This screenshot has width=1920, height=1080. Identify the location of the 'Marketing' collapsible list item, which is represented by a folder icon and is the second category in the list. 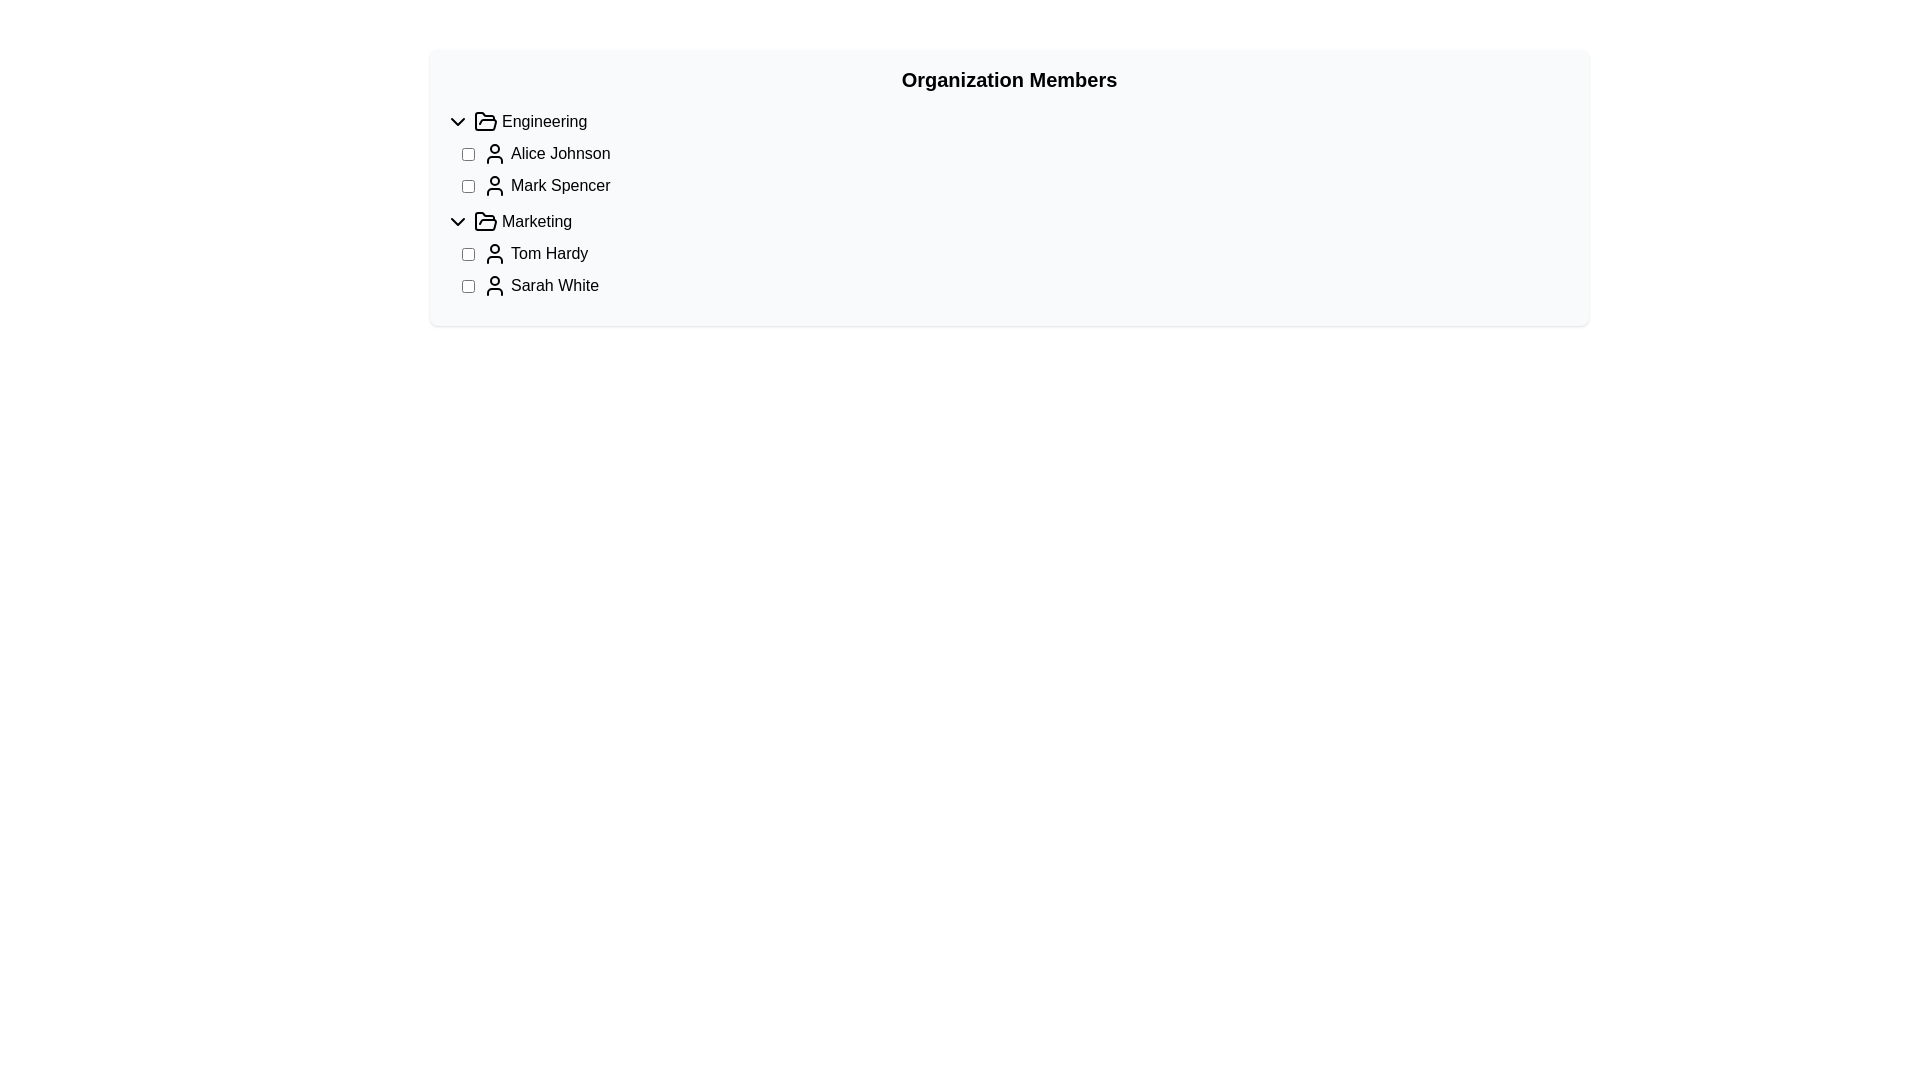
(509, 222).